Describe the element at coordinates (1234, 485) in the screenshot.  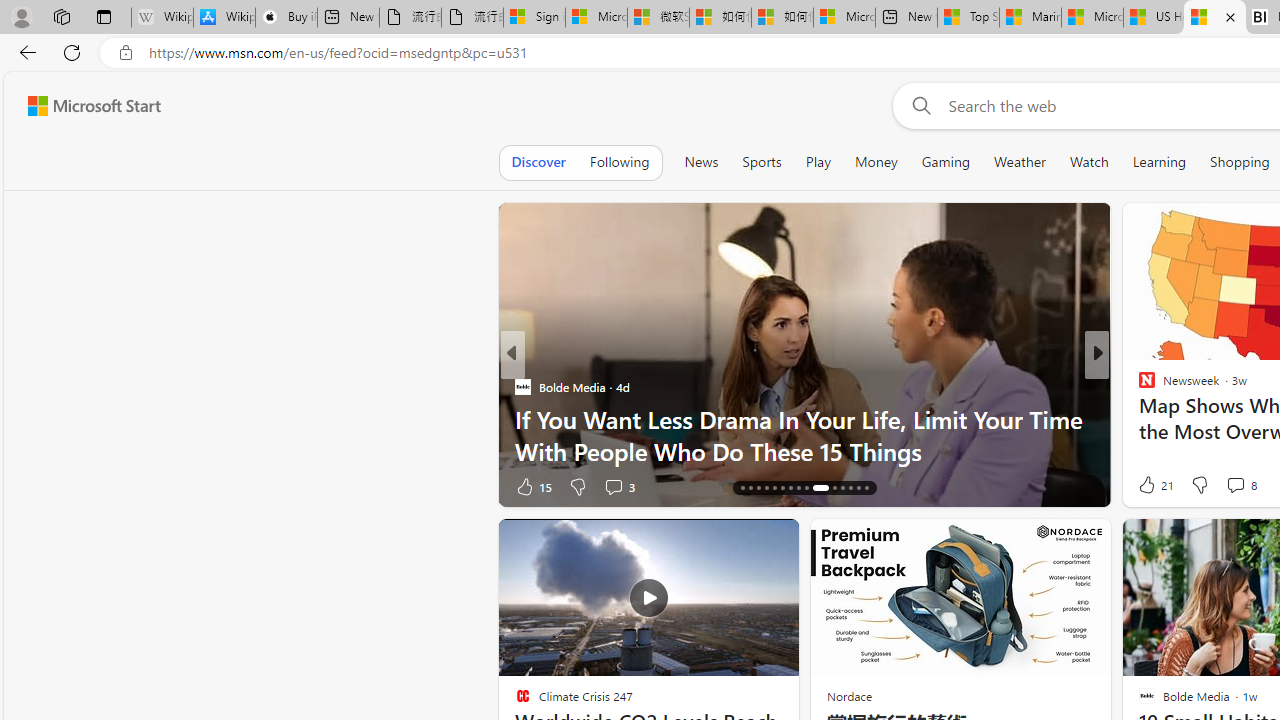
I see `'View comments 8 Comment'` at that location.